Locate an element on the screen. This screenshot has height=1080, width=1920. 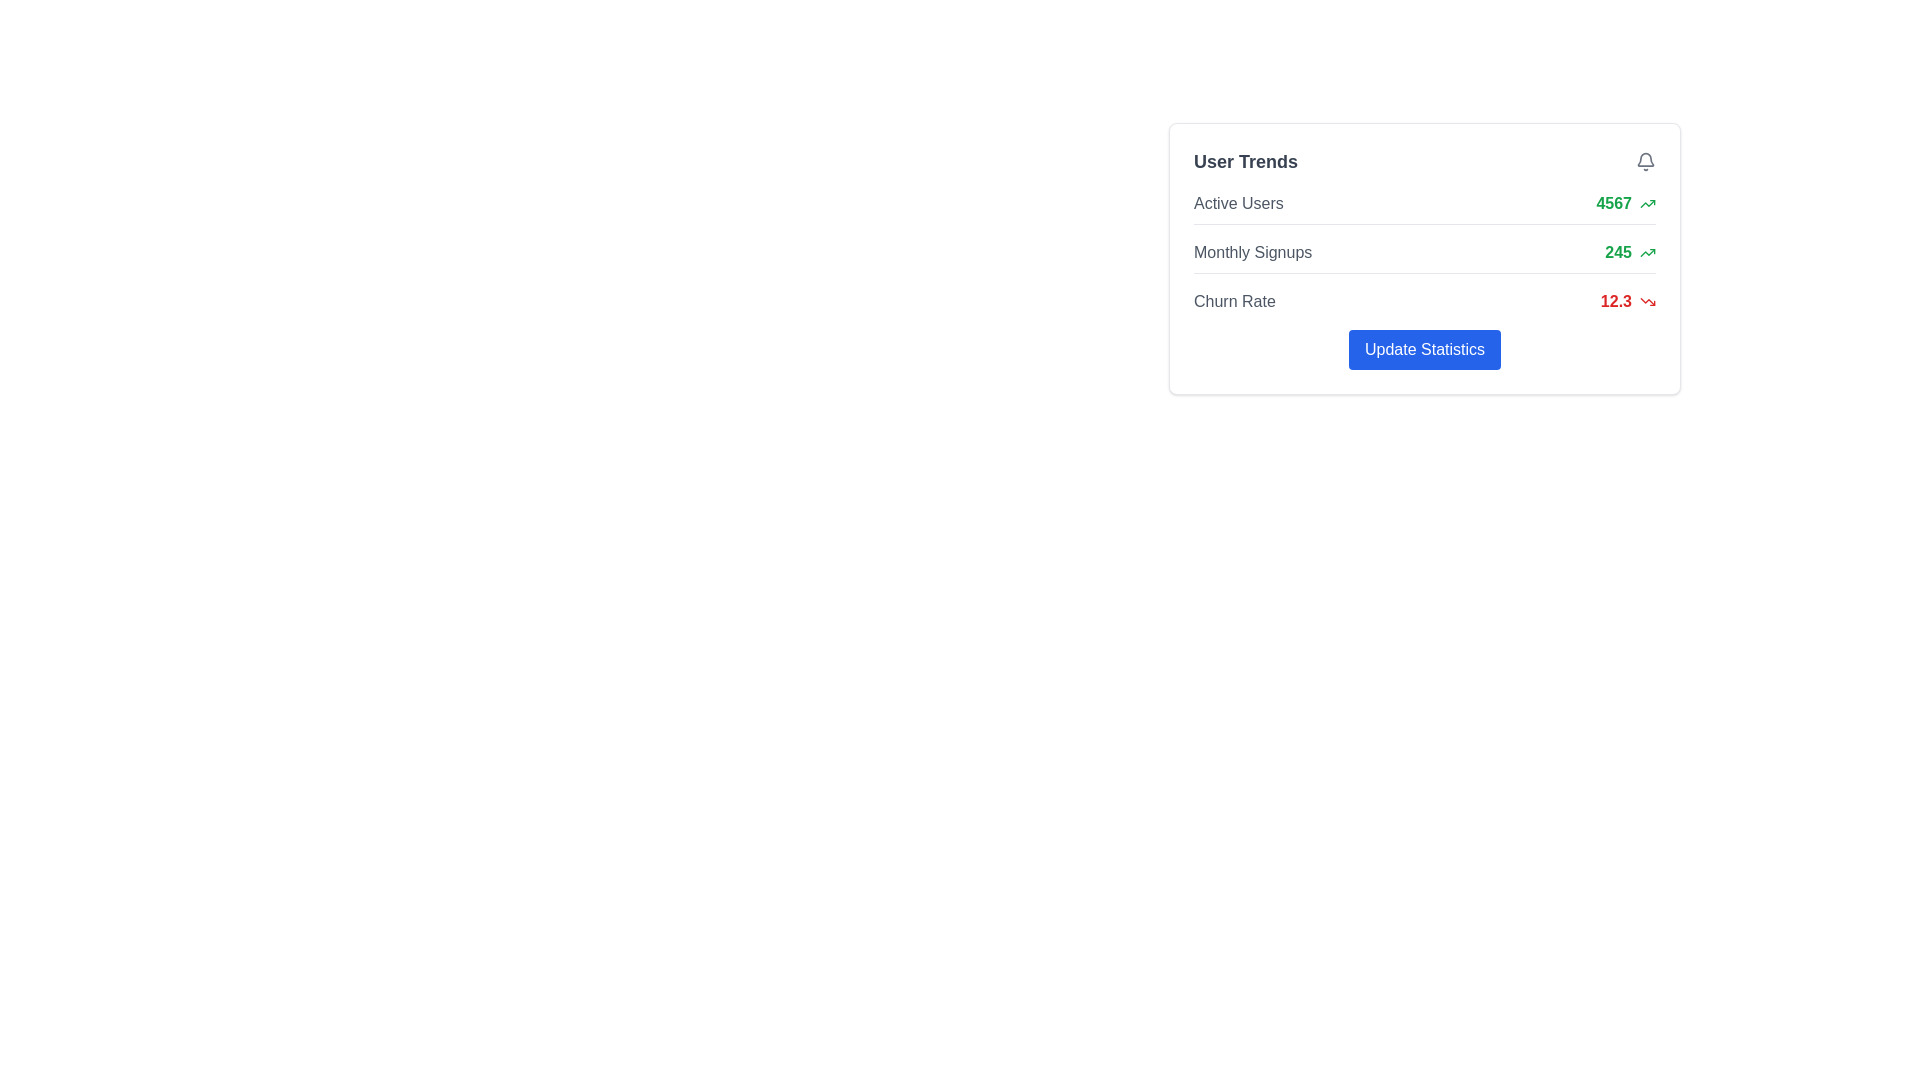
value displayed in the Metric display with icon for 'Churn Rate', which shows '12.3' in bold red font is located at coordinates (1628, 301).